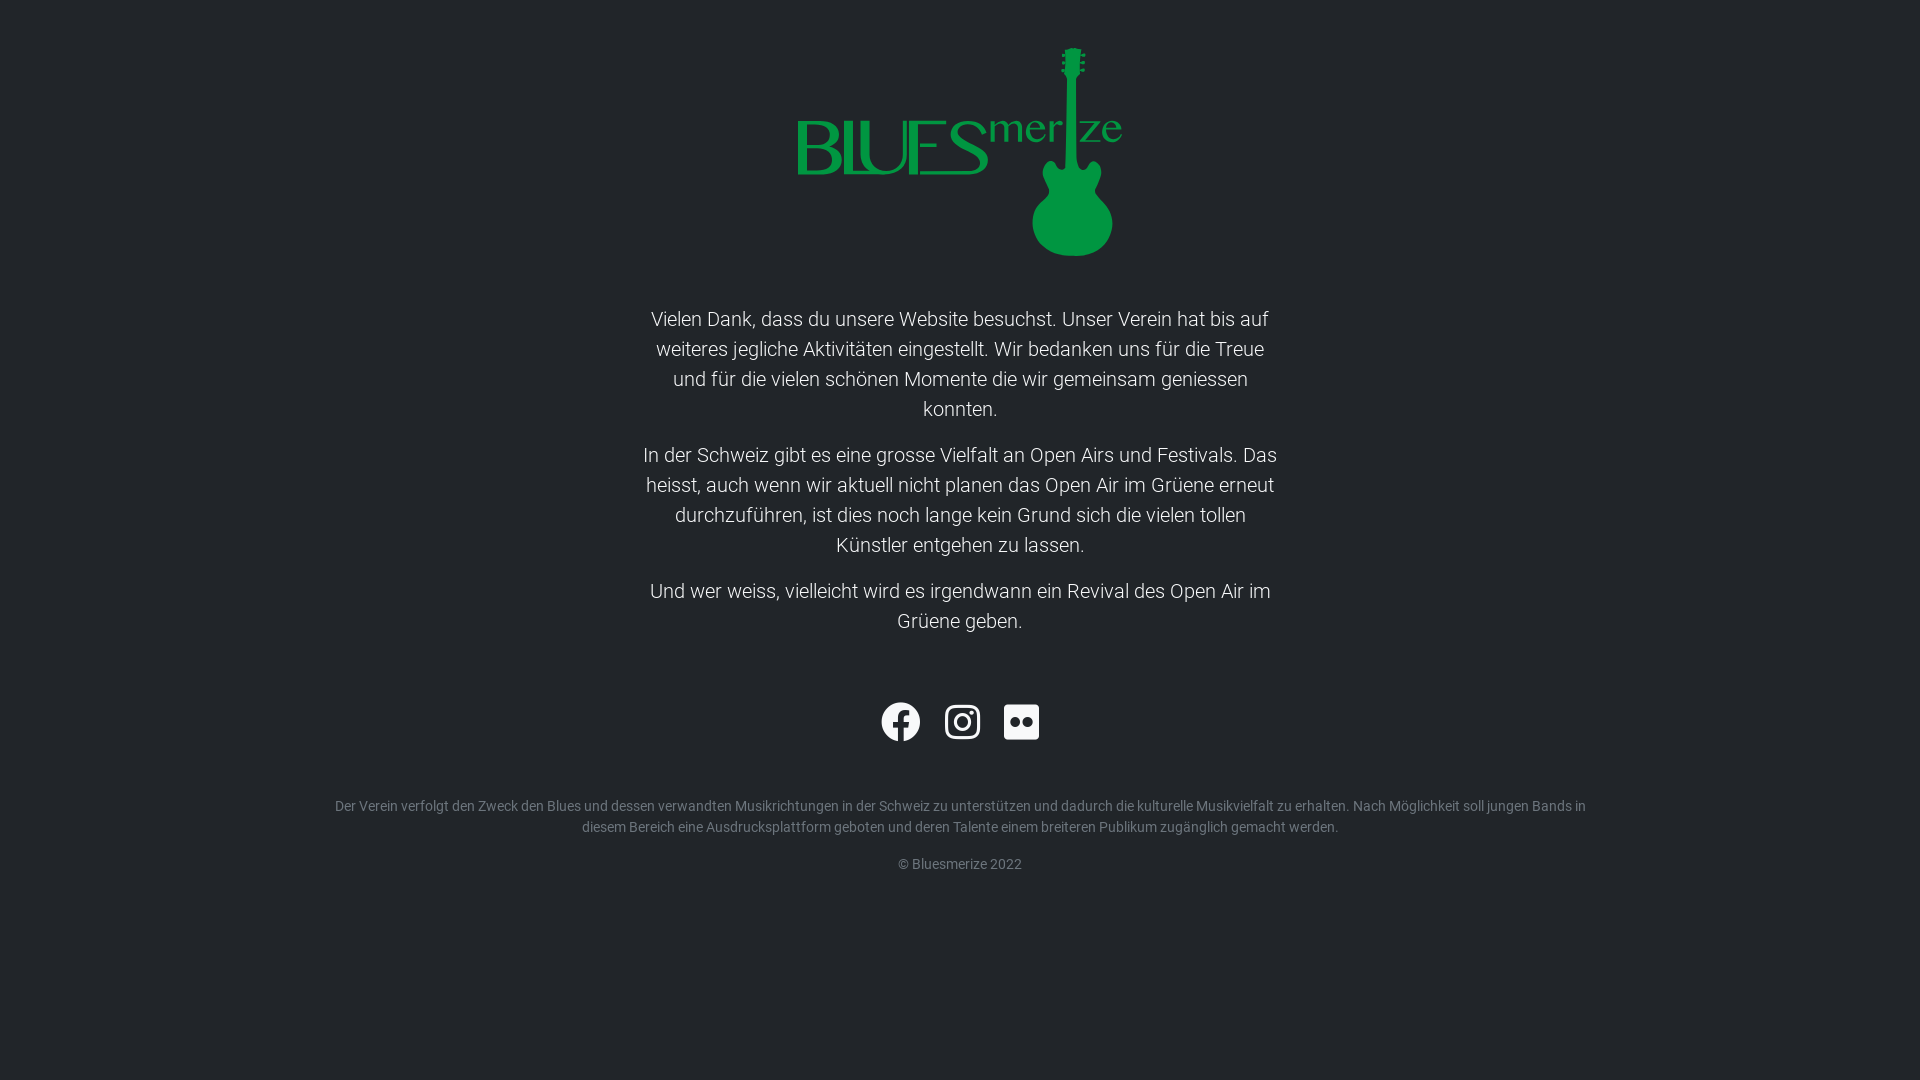  I want to click on 'Facebook', so click(900, 724).